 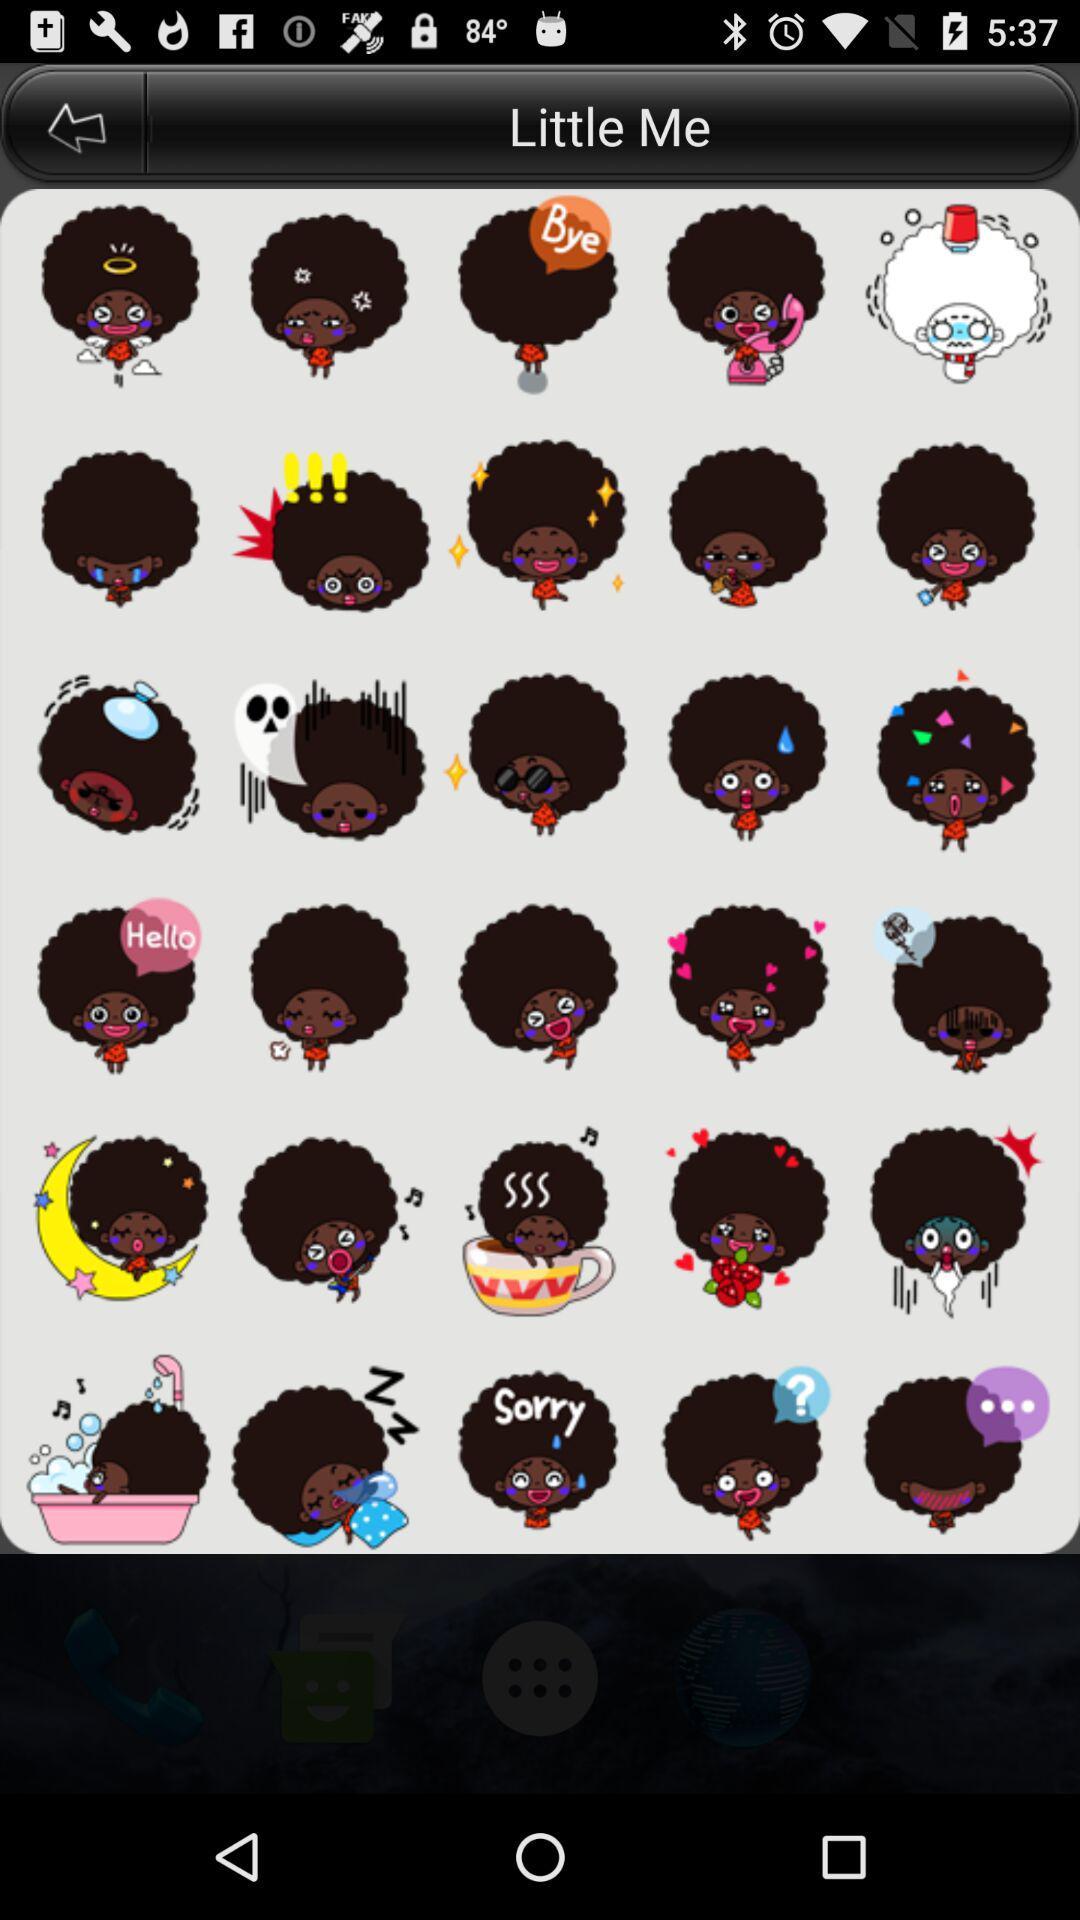 I want to click on the little me item, so click(x=612, y=124).